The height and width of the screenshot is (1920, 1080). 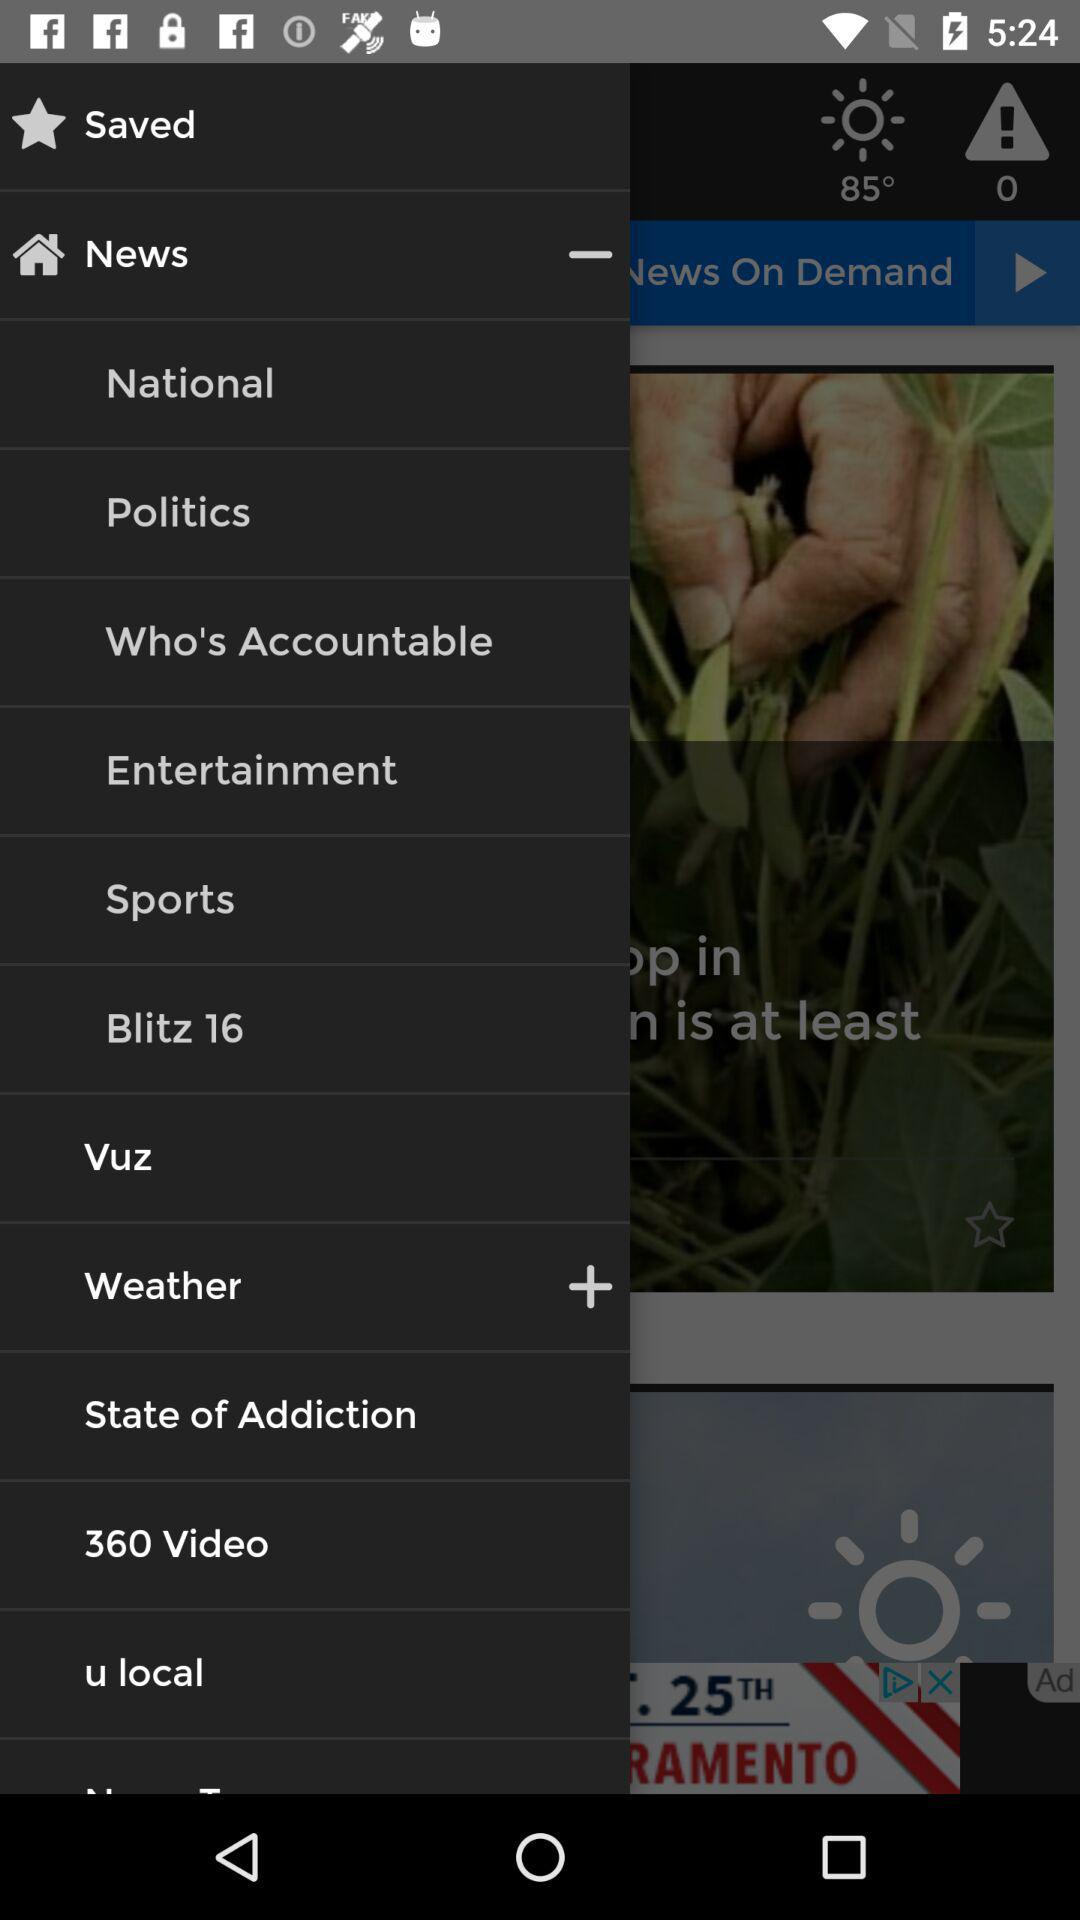 I want to click on the star icon, so click(x=72, y=135).